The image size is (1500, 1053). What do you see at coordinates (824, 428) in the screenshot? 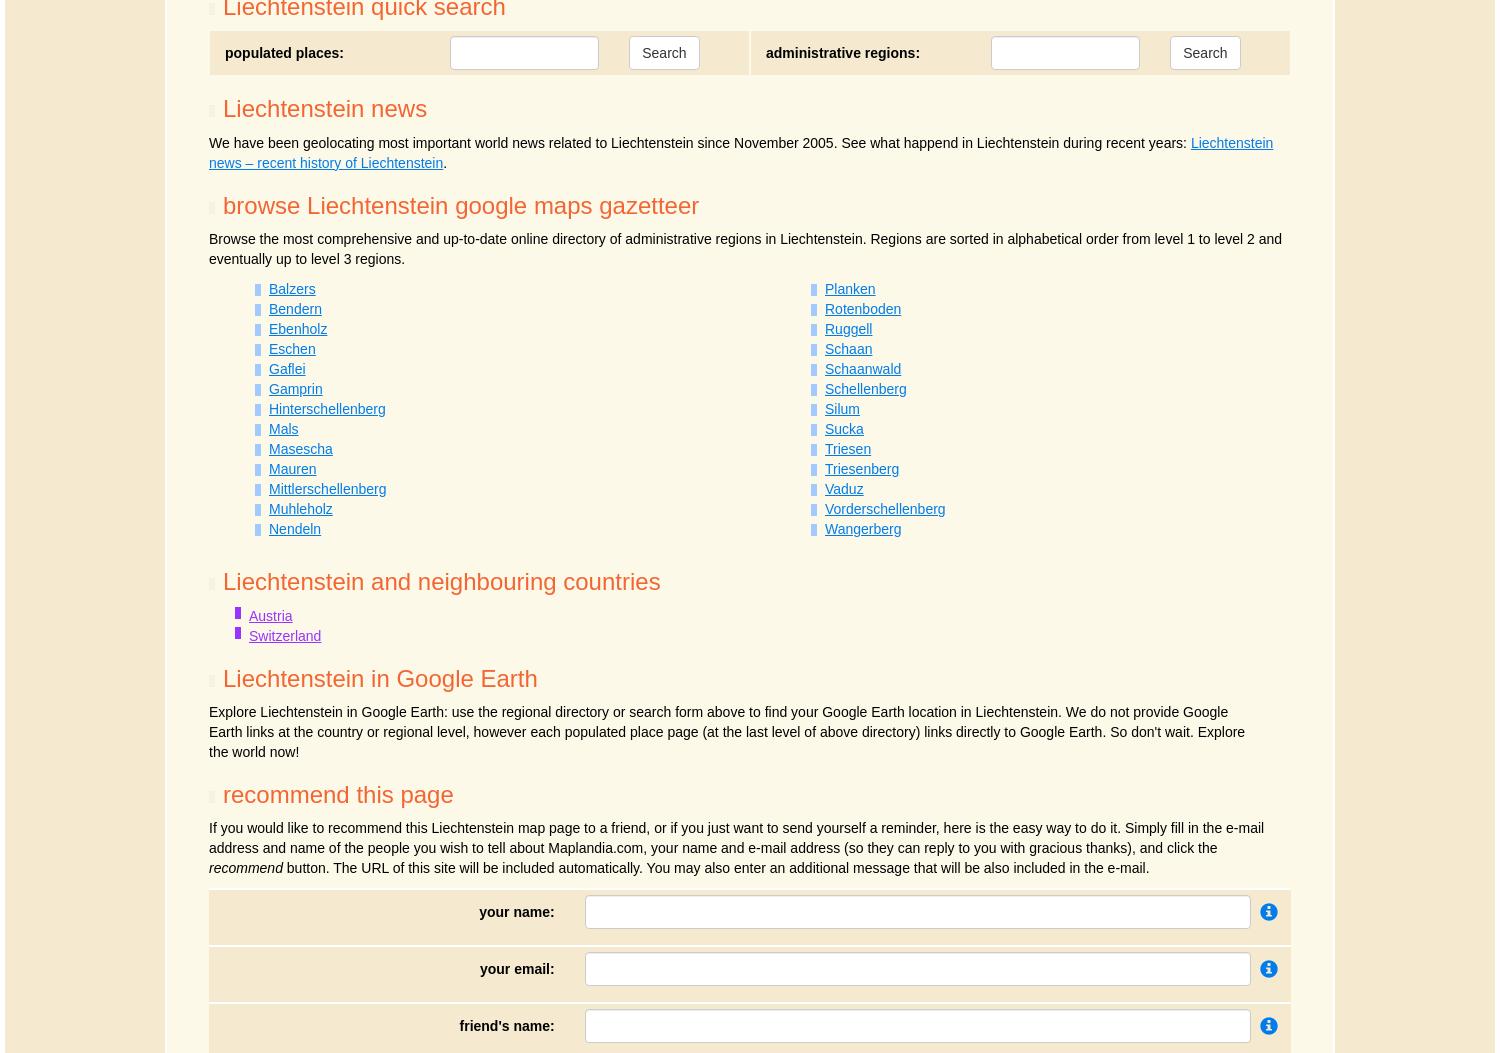
I see `'Sucka'` at bounding box center [824, 428].